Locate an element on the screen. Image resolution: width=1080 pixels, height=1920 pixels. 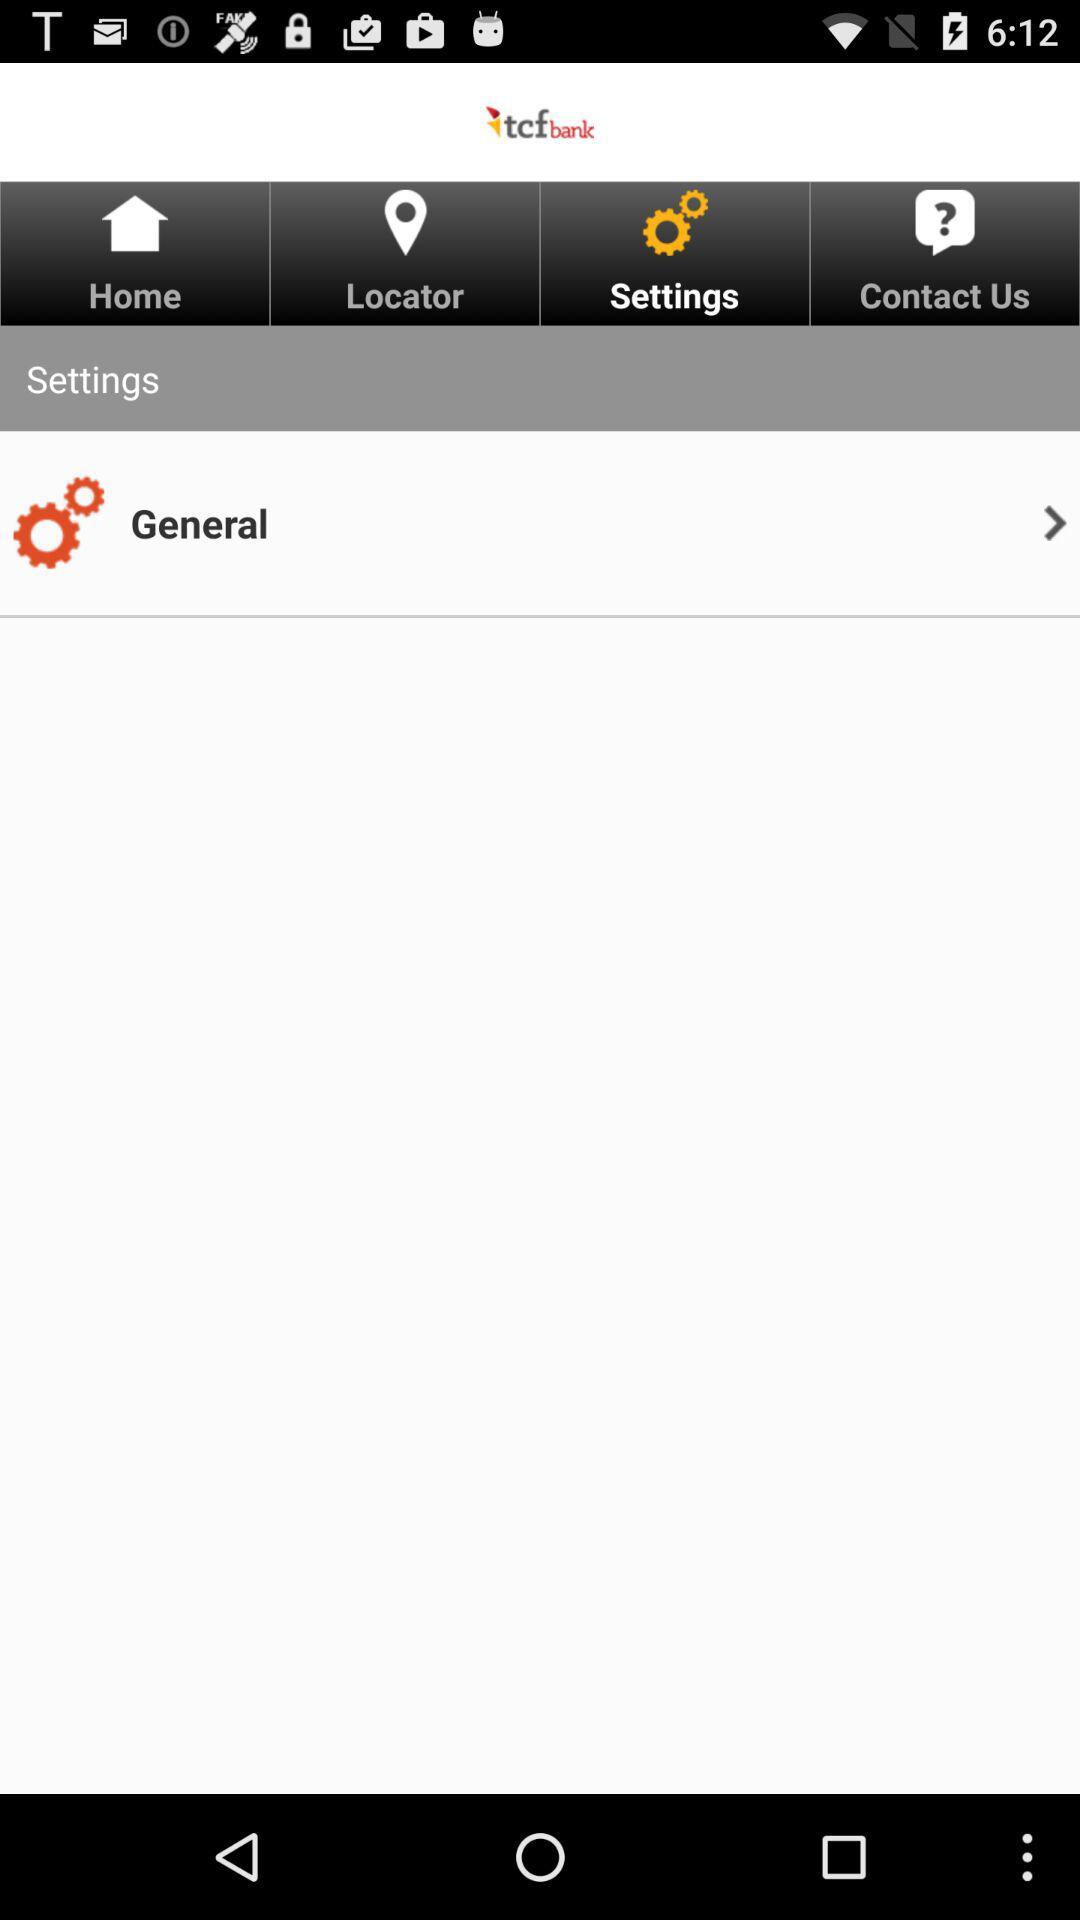
the item next to general icon is located at coordinates (57, 523).